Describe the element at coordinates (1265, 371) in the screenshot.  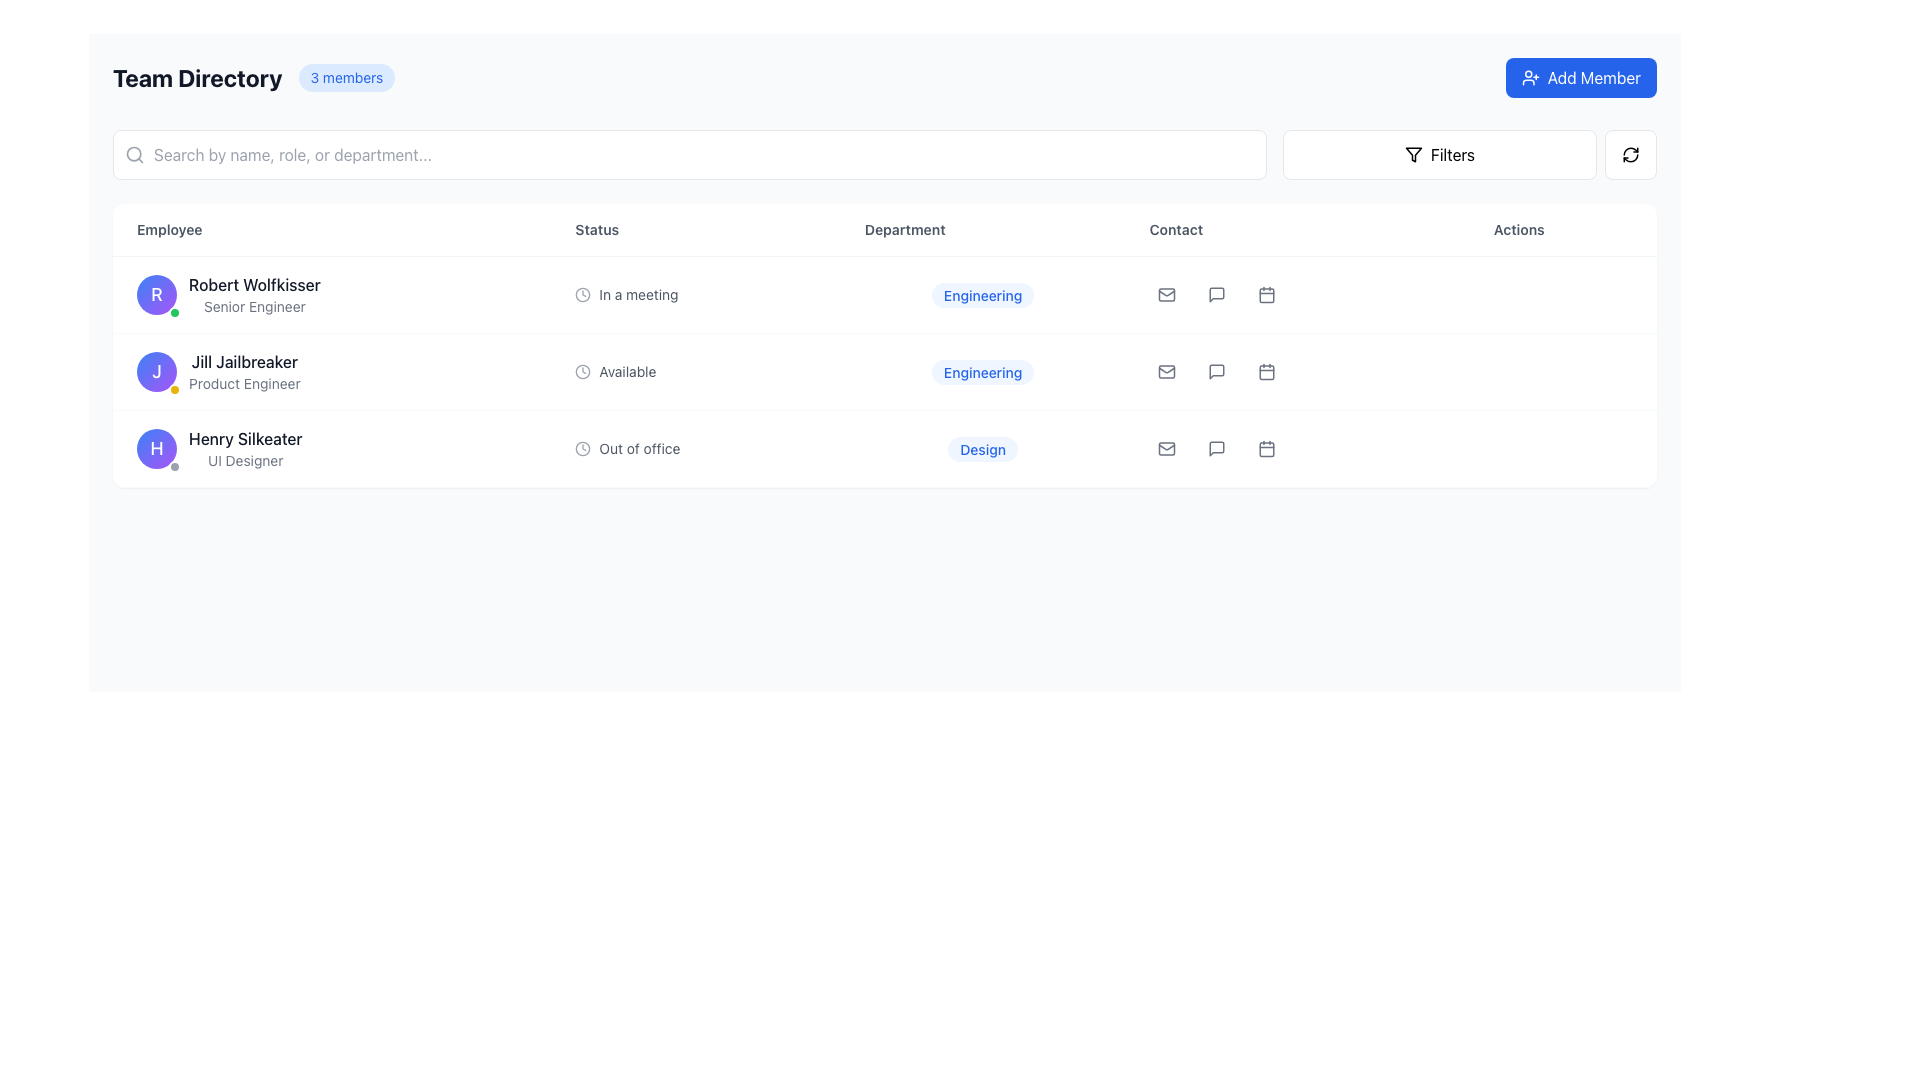
I see `the third interactive icon in the actions section of the row for 'Jill Jailbreaker'` at that location.